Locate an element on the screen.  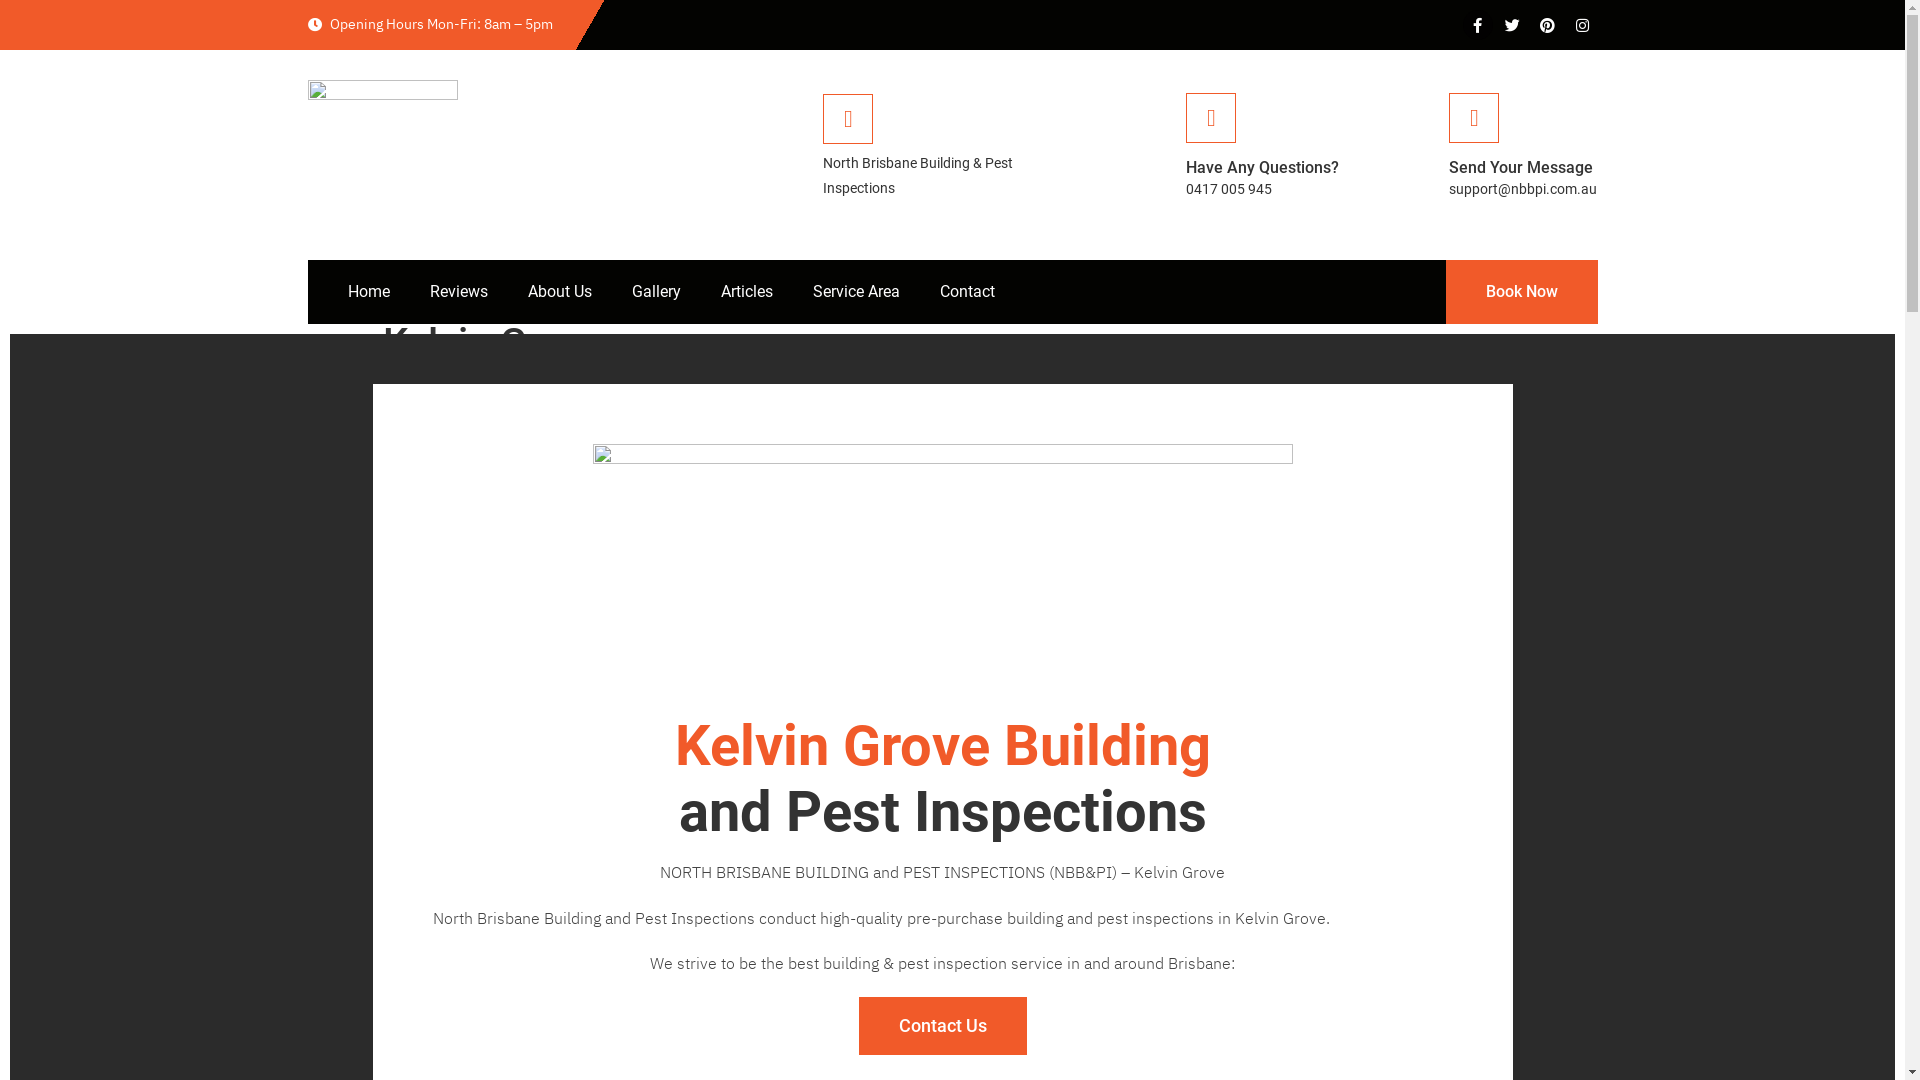
'Home' is located at coordinates (369, 292).